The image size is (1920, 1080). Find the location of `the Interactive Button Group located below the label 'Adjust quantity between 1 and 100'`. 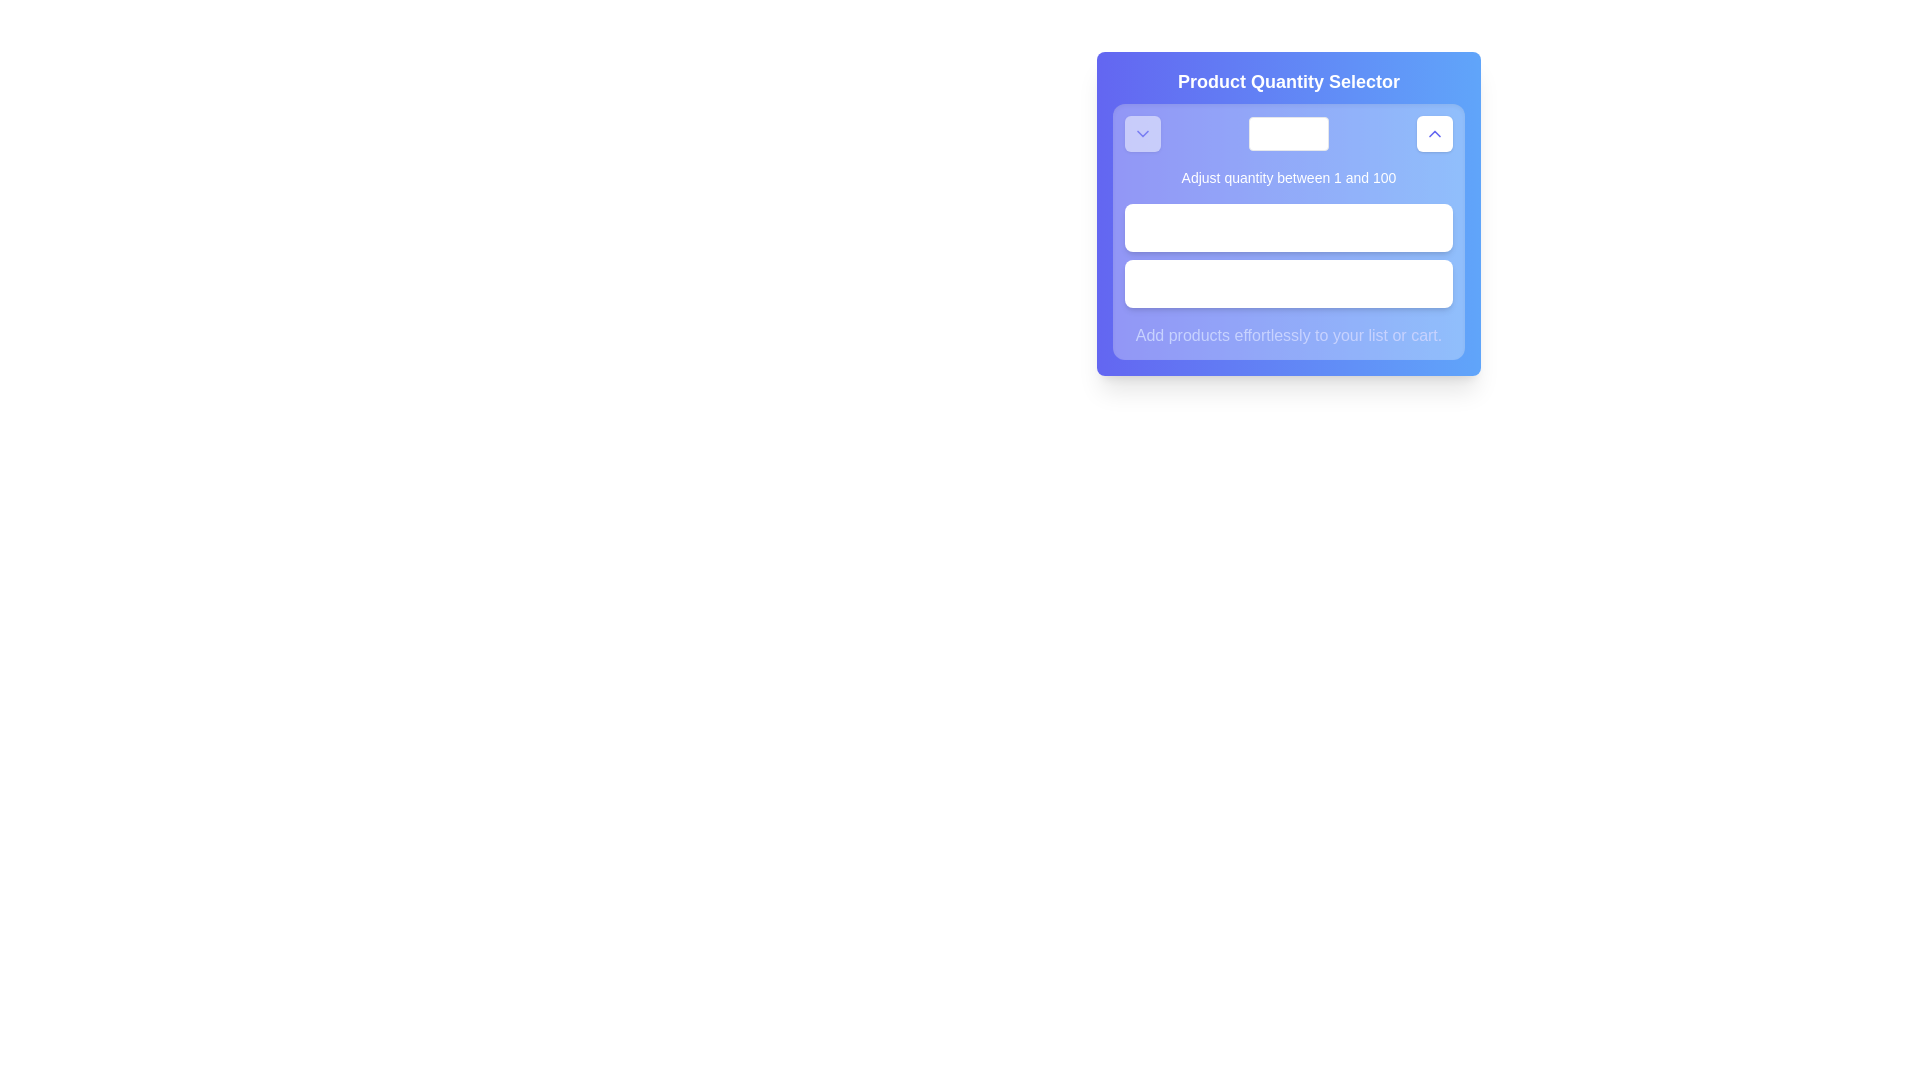

the Interactive Button Group located below the label 'Adjust quantity between 1 and 100' is located at coordinates (1289, 254).